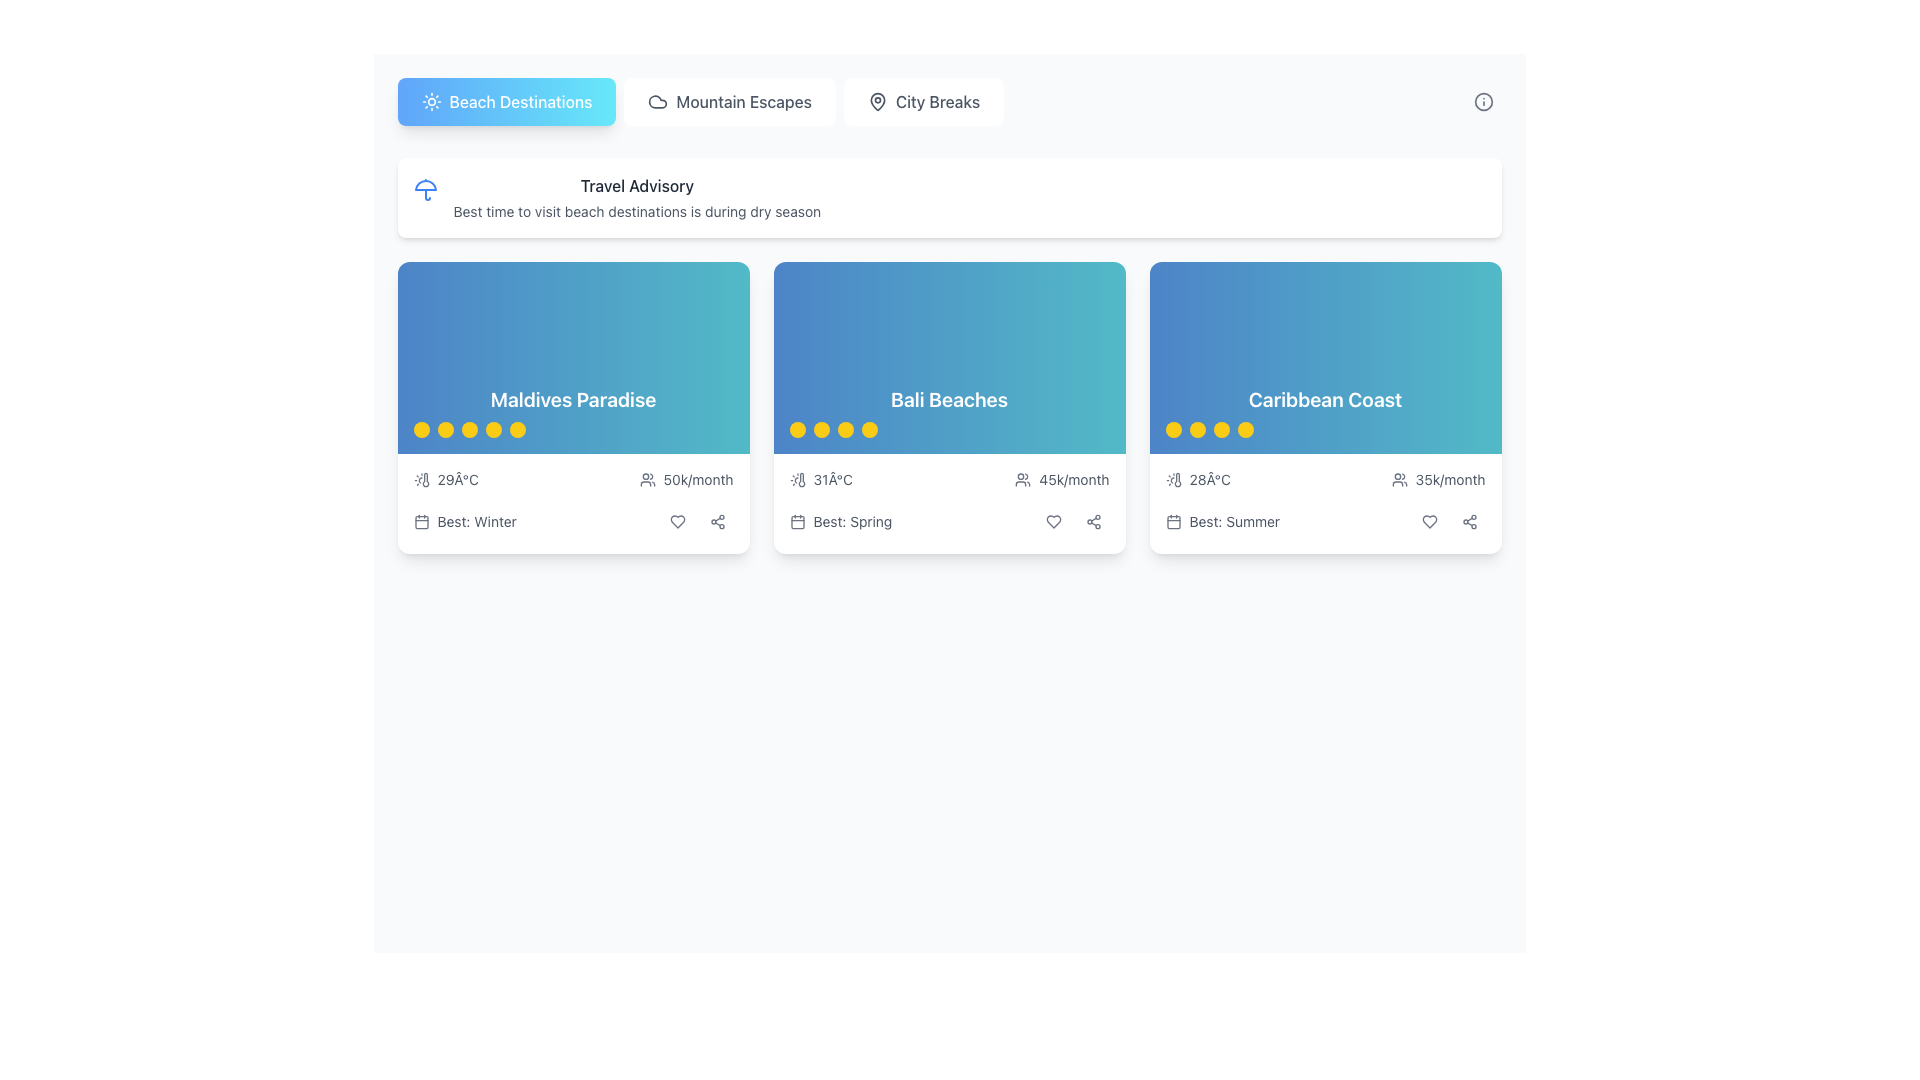  I want to click on the text and calendar icon combination labeled 'Best: Spring' located in the bottom section of the 'Bali Beaches' card, so click(840, 520).